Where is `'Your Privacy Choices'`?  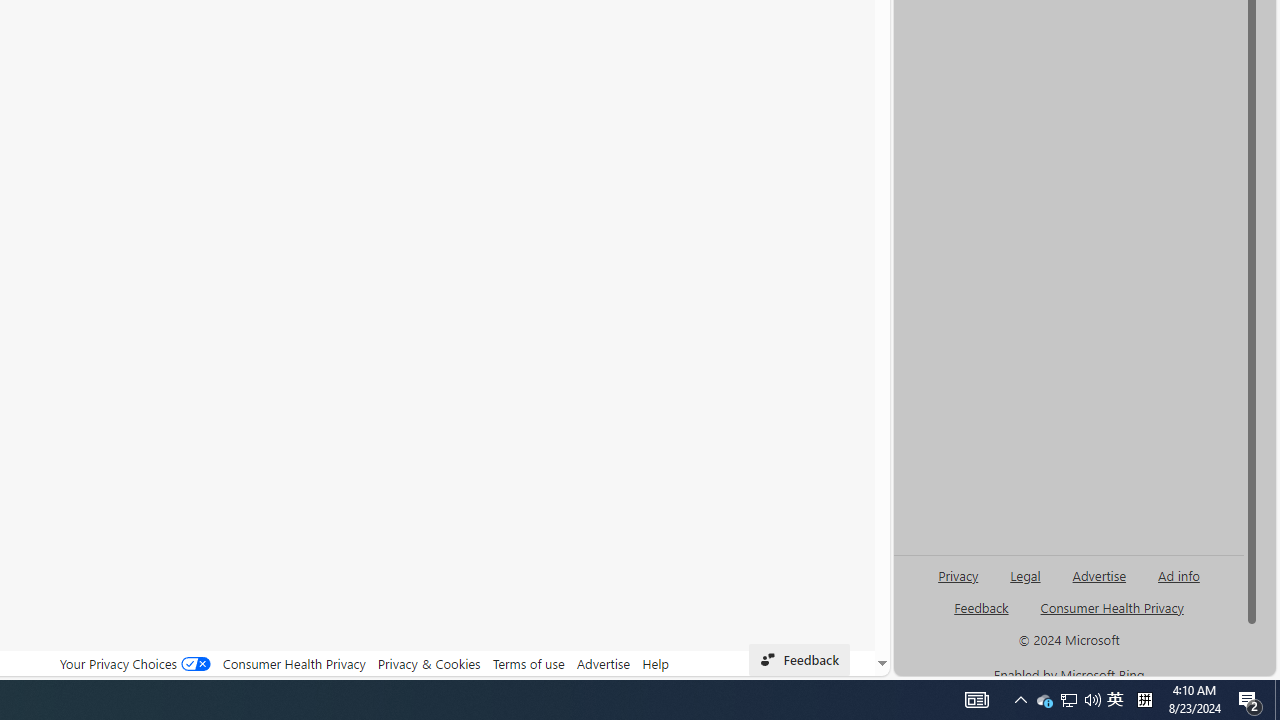 'Your Privacy Choices' is located at coordinates (134, 663).